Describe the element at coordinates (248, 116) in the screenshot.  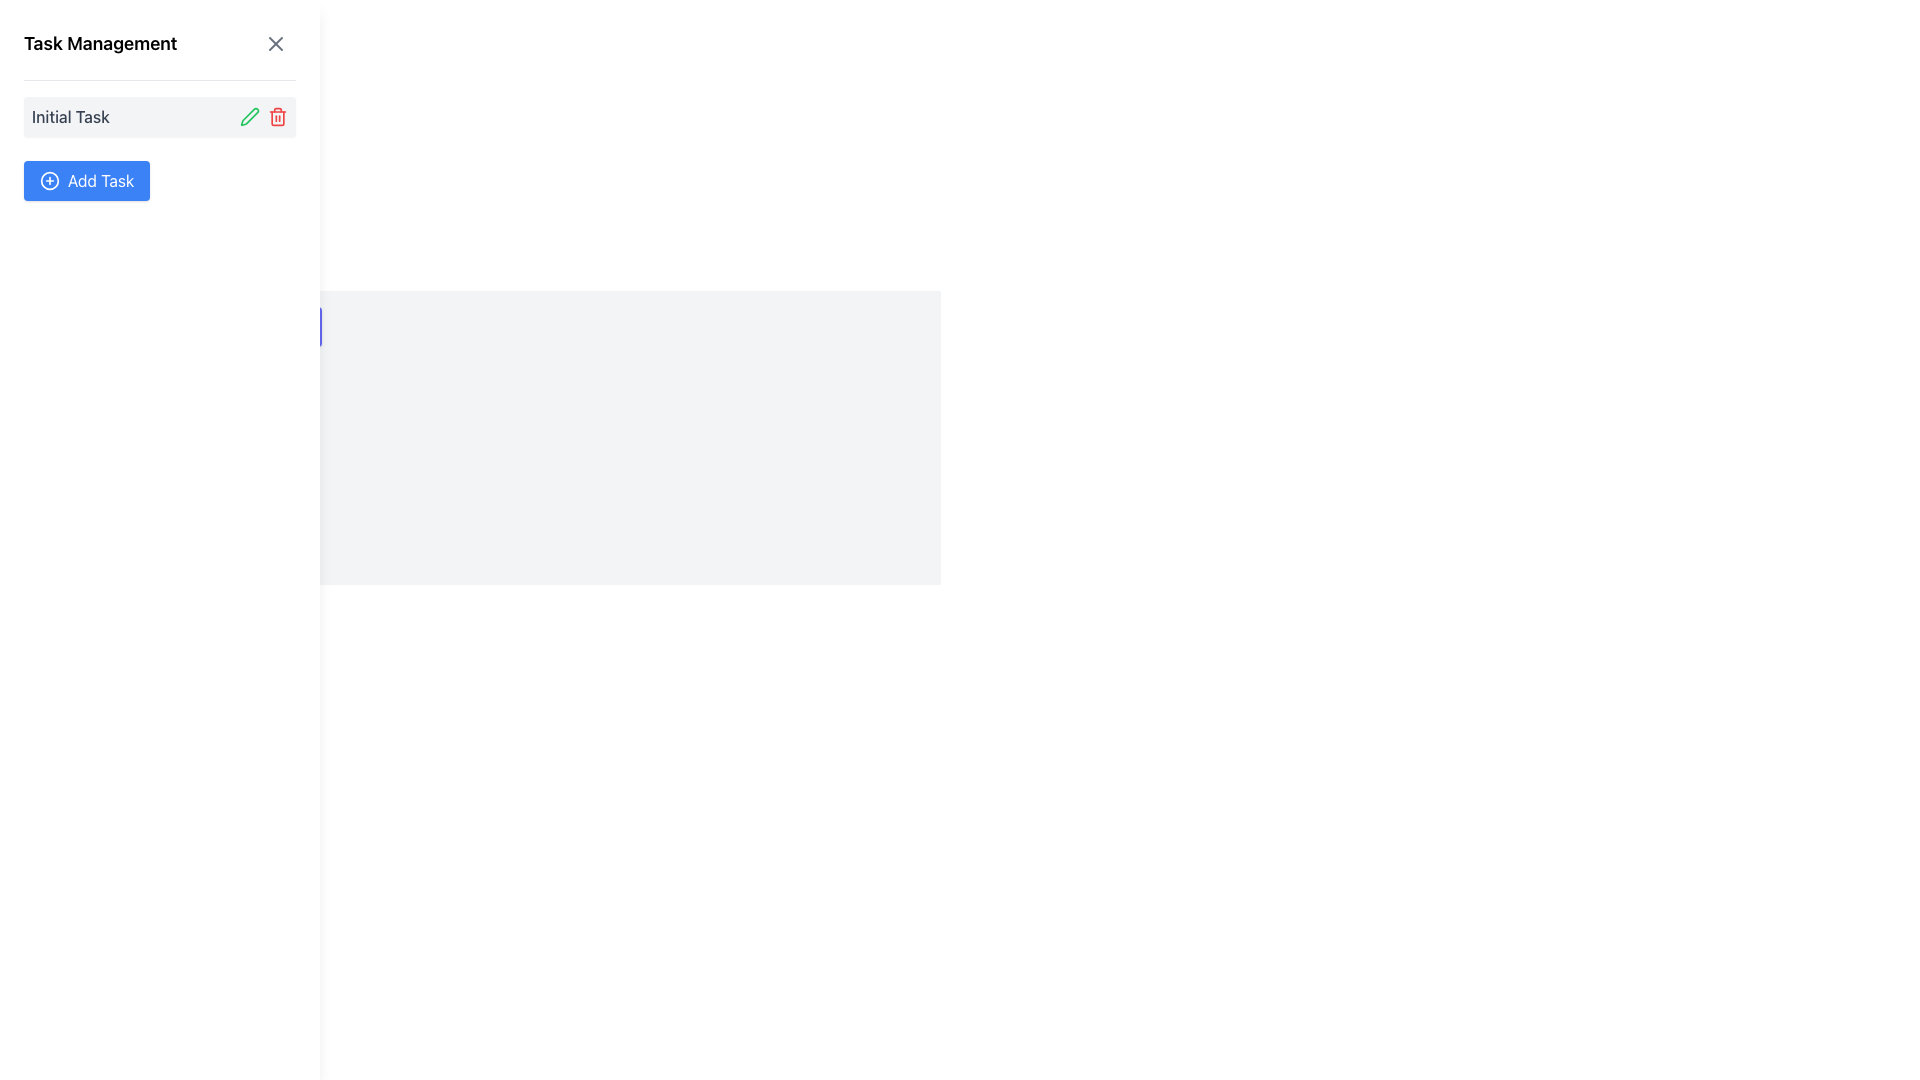
I see `the edit task icon button located in the 'Task Management' sidebar to the right of the 'Initial Task' label` at that location.